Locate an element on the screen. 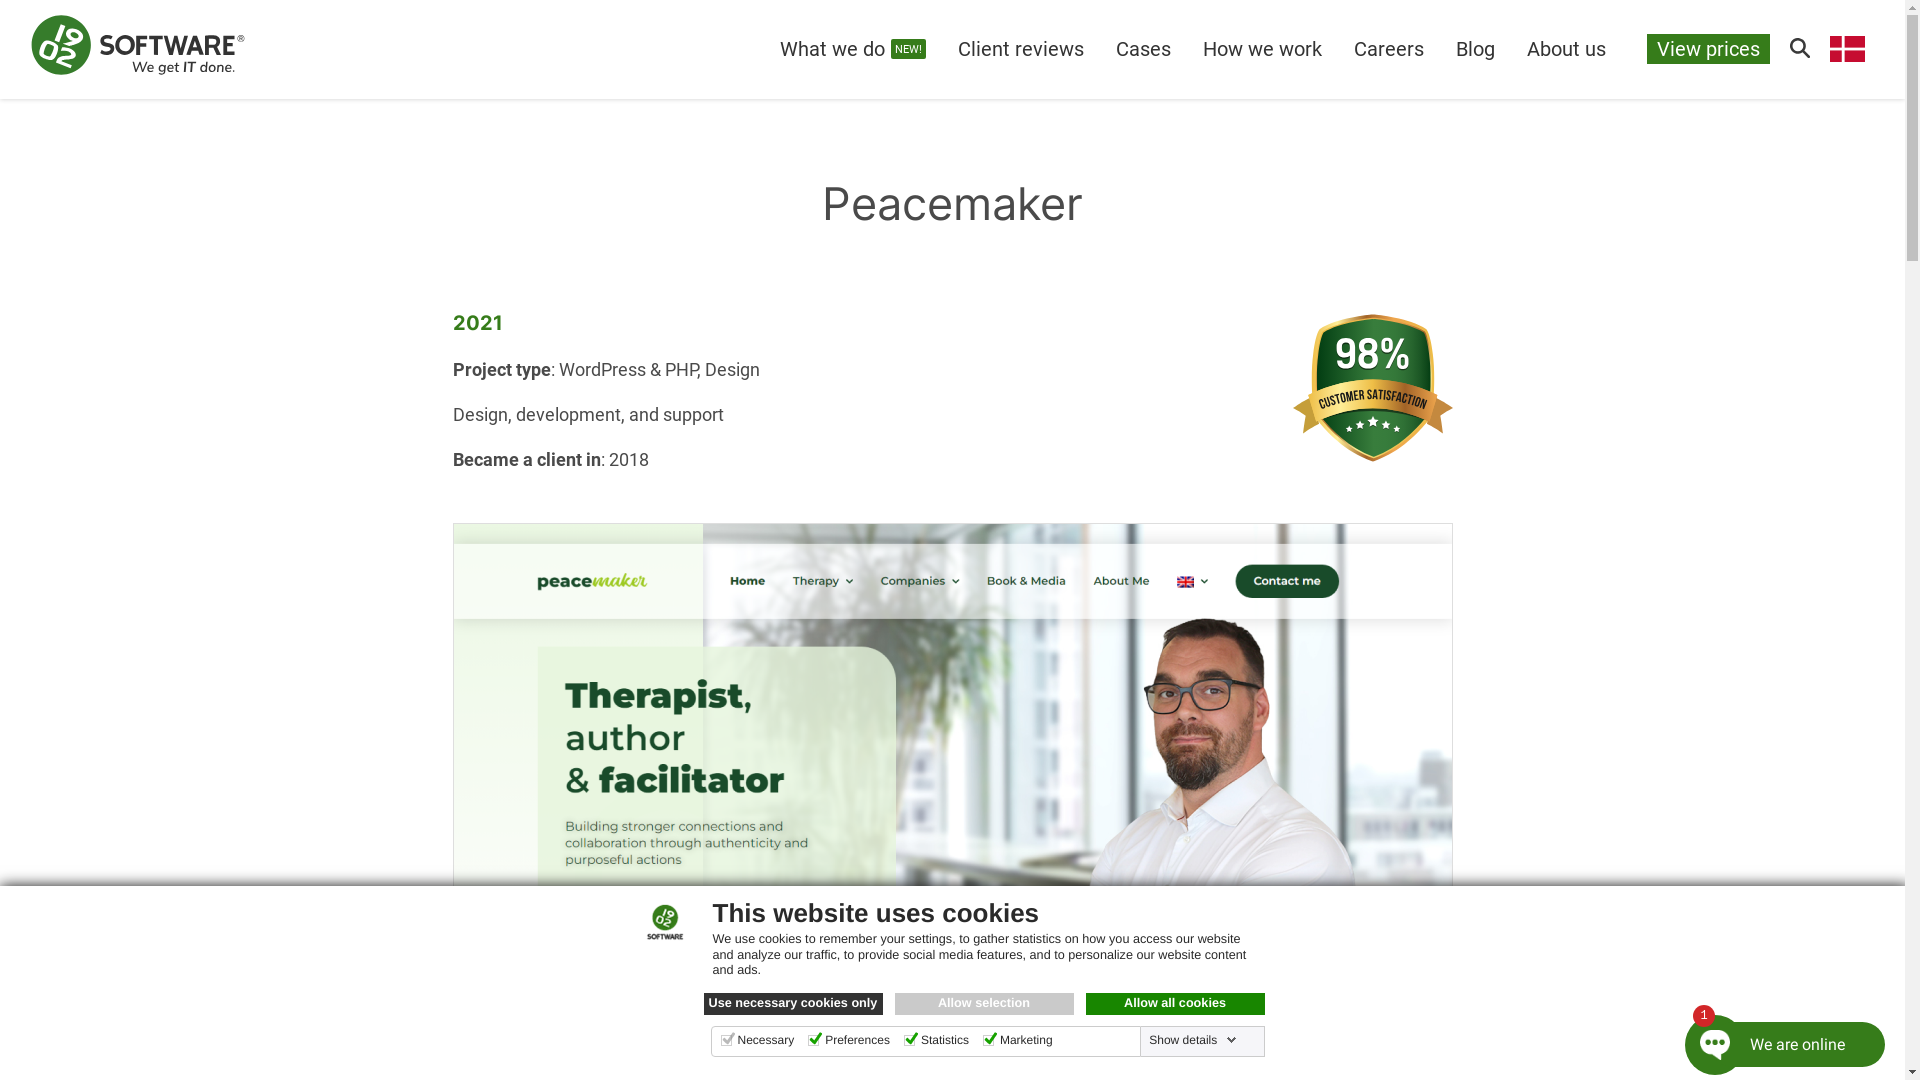 The height and width of the screenshot is (1080, 1920). 'Careers' is located at coordinates (1338, 48).